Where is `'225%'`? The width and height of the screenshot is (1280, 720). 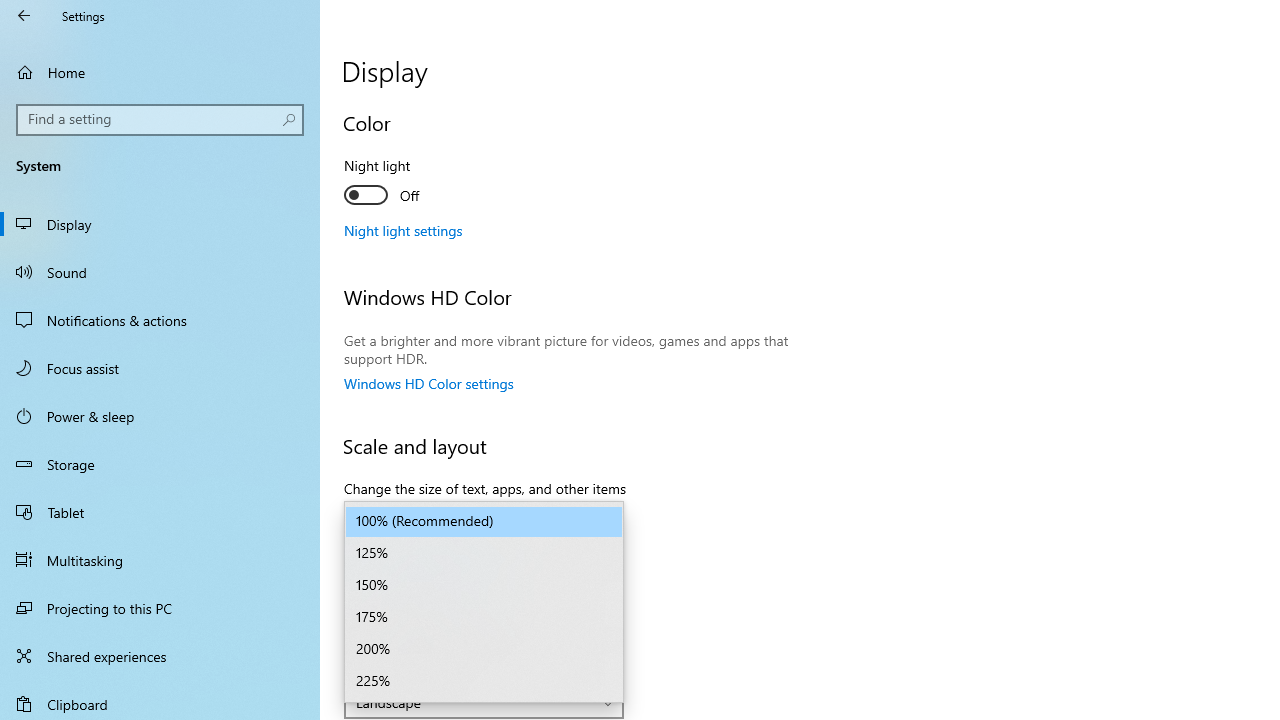
'225%' is located at coordinates (484, 680).